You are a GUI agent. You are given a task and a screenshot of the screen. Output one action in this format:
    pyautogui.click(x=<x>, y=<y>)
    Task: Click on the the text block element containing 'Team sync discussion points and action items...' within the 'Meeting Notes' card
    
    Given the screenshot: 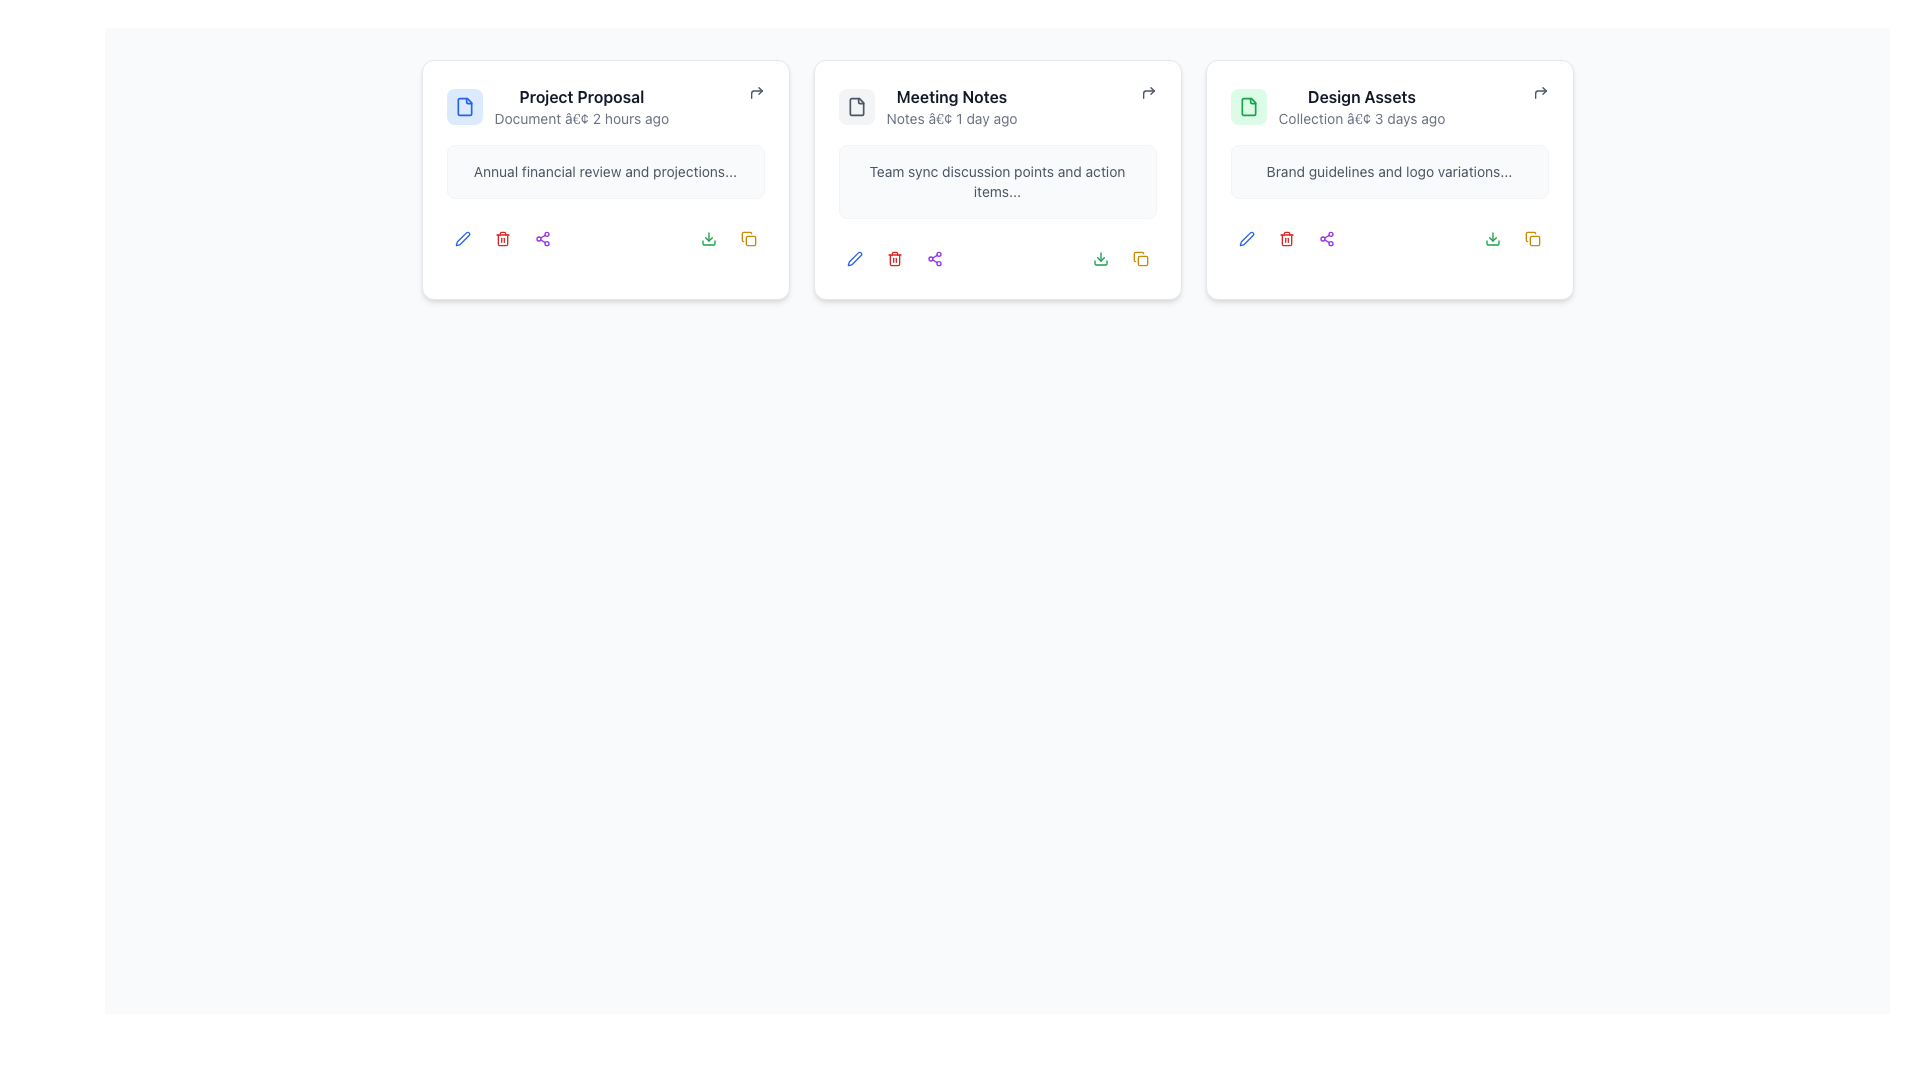 What is the action you would take?
    pyautogui.click(x=997, y=181)
    